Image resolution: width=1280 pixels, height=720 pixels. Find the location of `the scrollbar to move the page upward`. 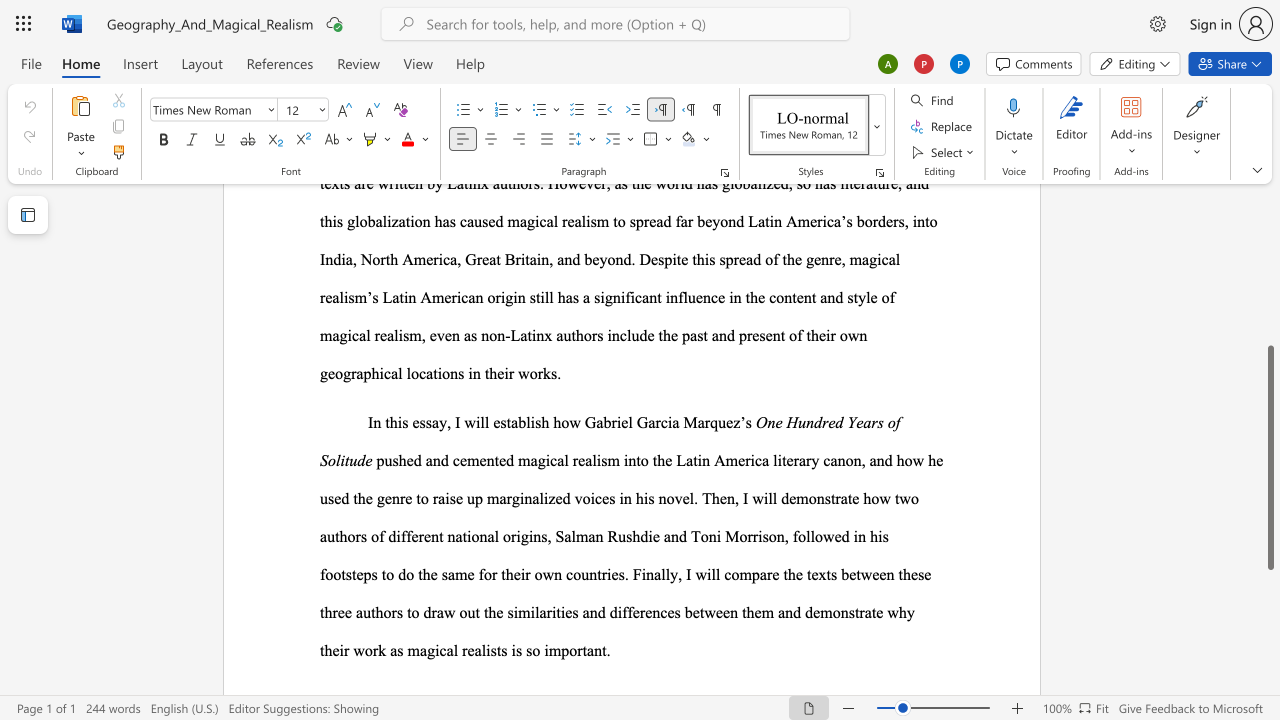

the scrollbar to move the page upward is located at coordinates (1269, 280).